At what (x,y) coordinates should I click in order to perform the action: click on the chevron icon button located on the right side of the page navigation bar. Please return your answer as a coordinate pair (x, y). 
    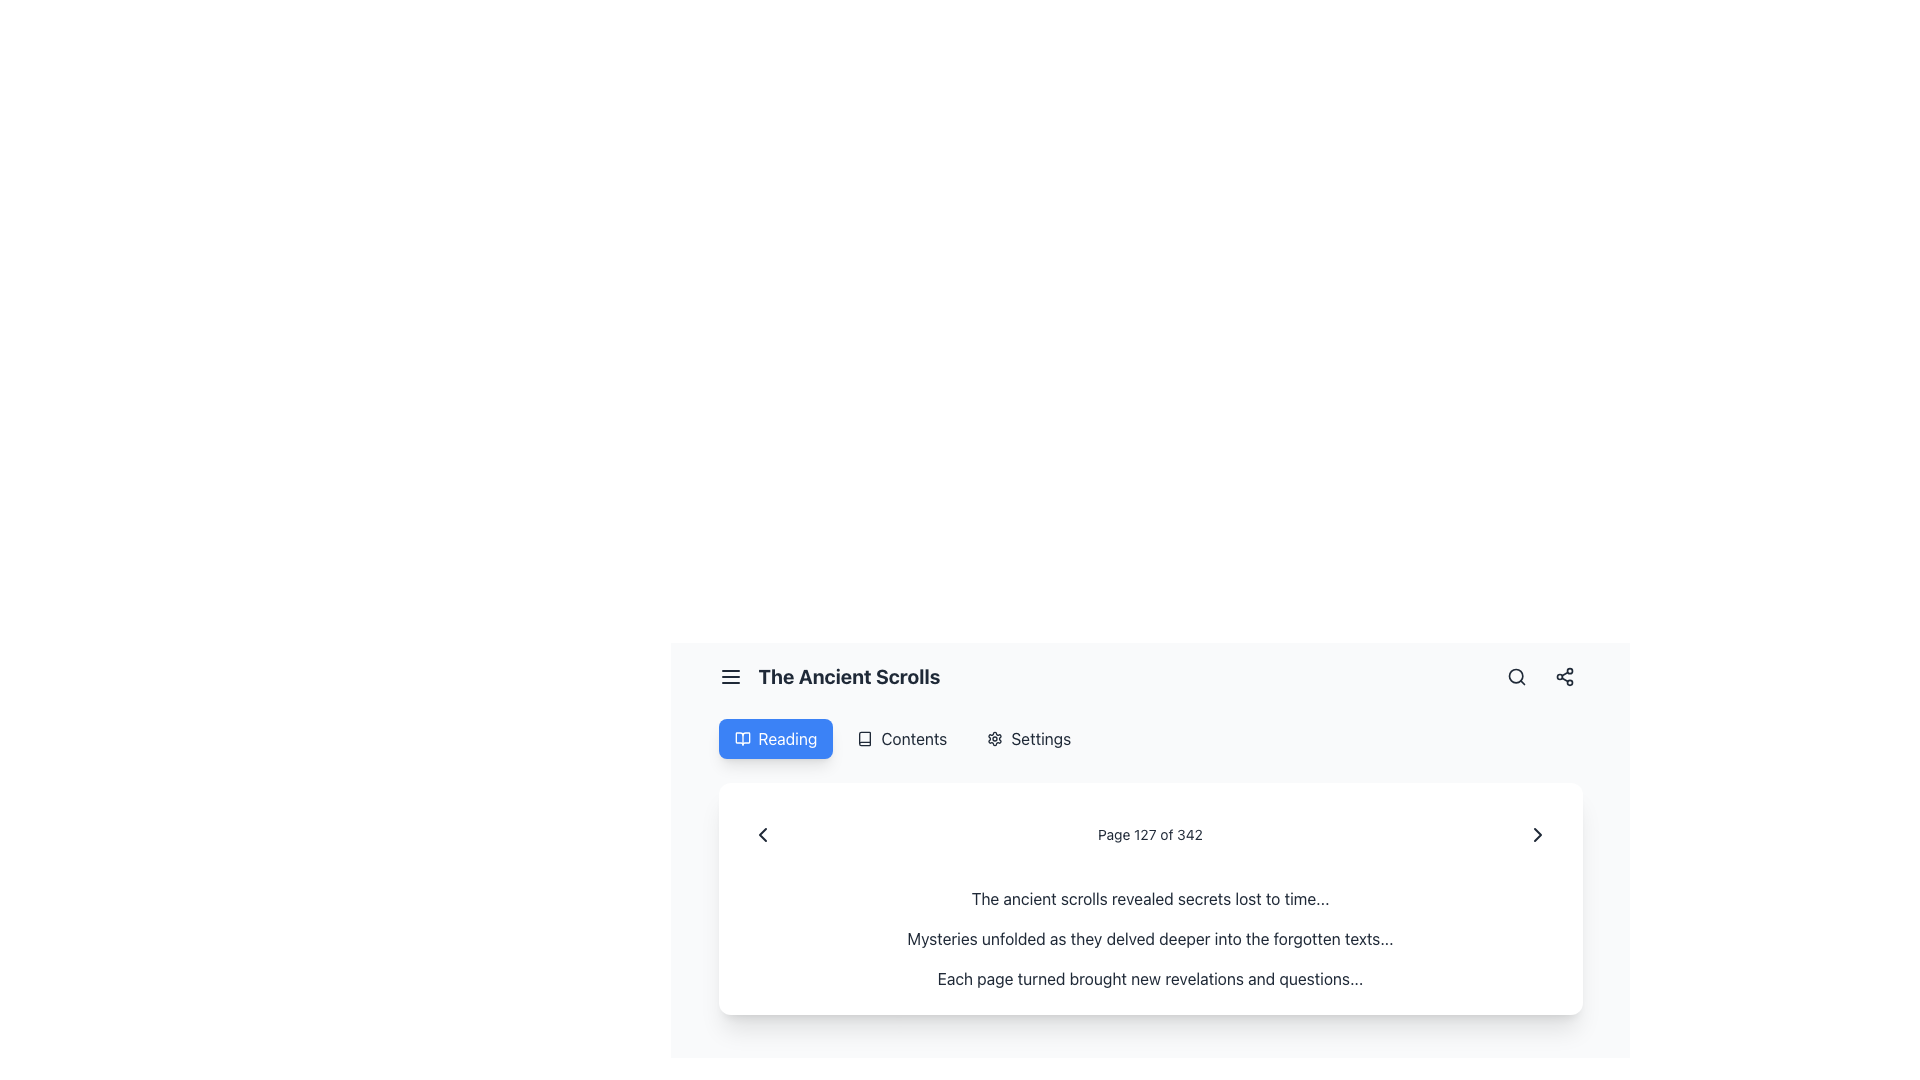
    Looking at the image, I should click on (1537, 834).